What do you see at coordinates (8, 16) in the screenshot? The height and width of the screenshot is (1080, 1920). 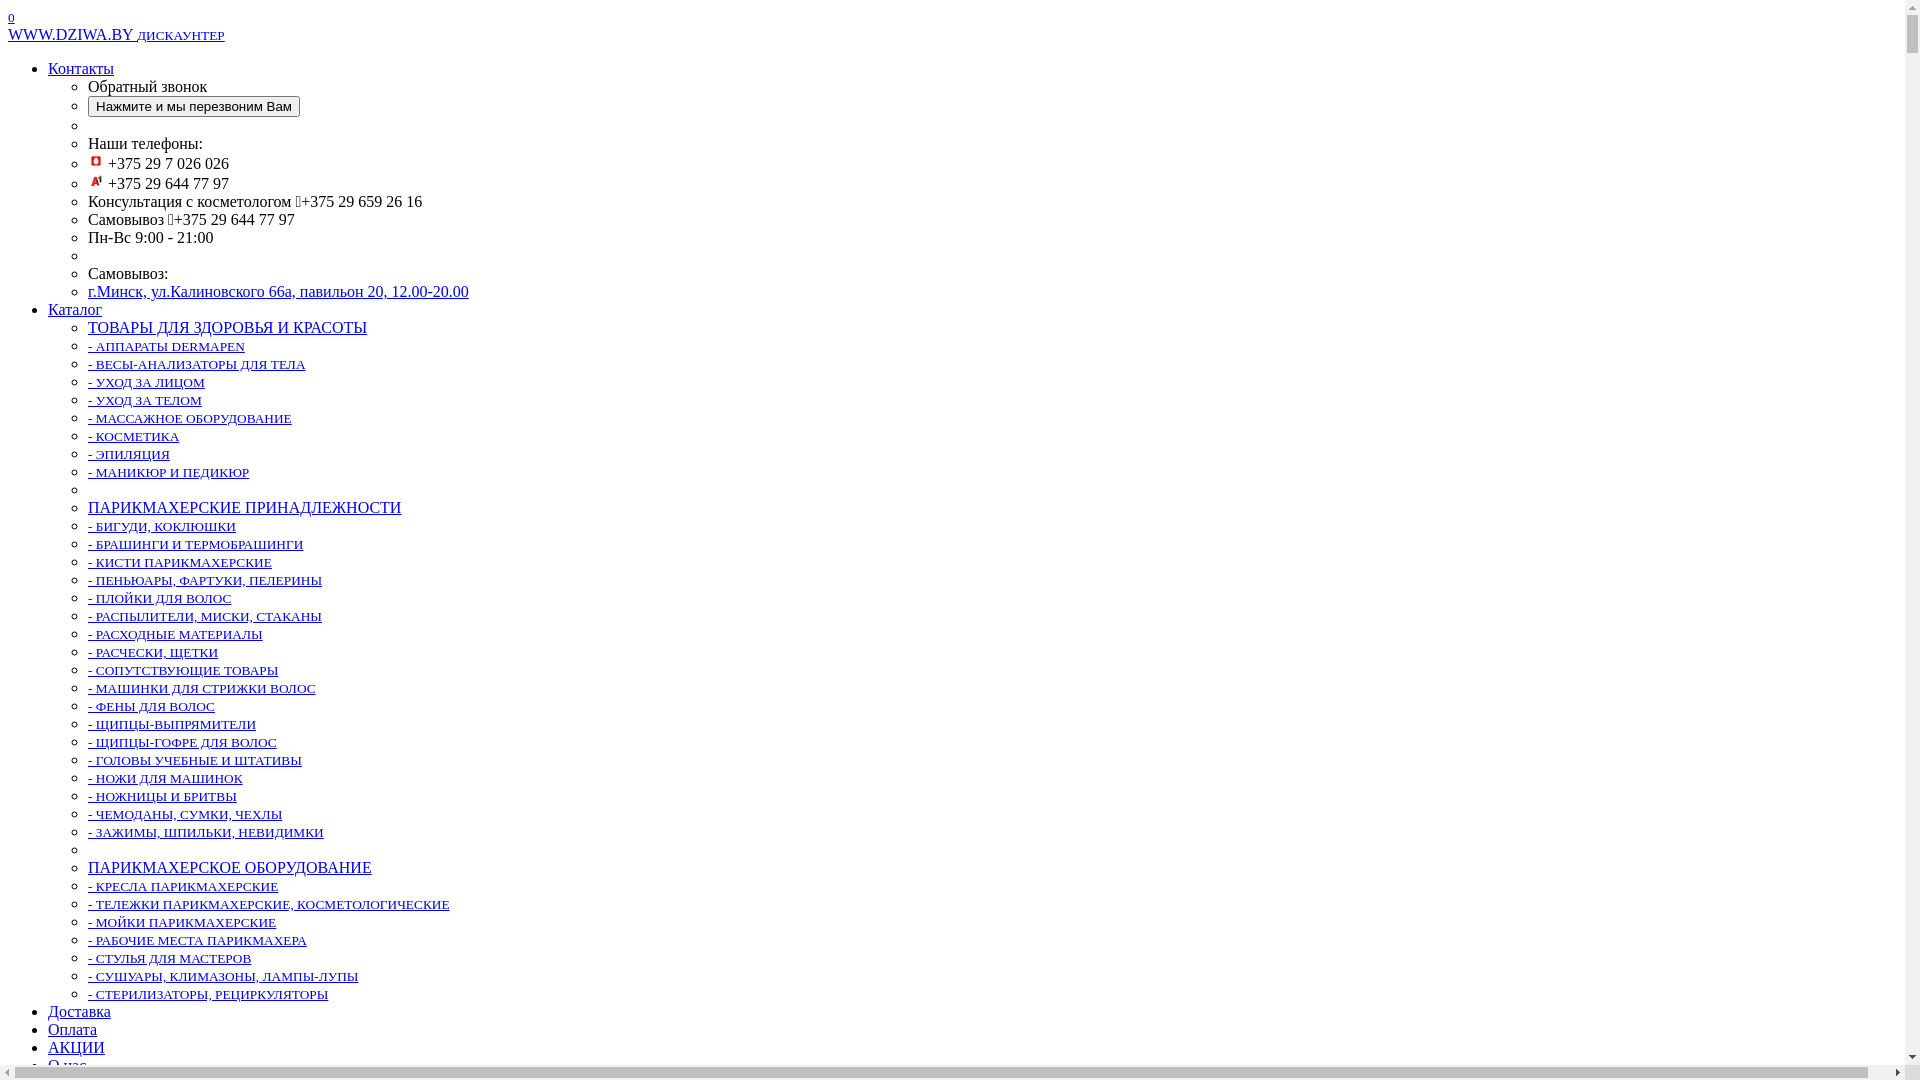 I see `'0'` at bounding box center [8, 16].